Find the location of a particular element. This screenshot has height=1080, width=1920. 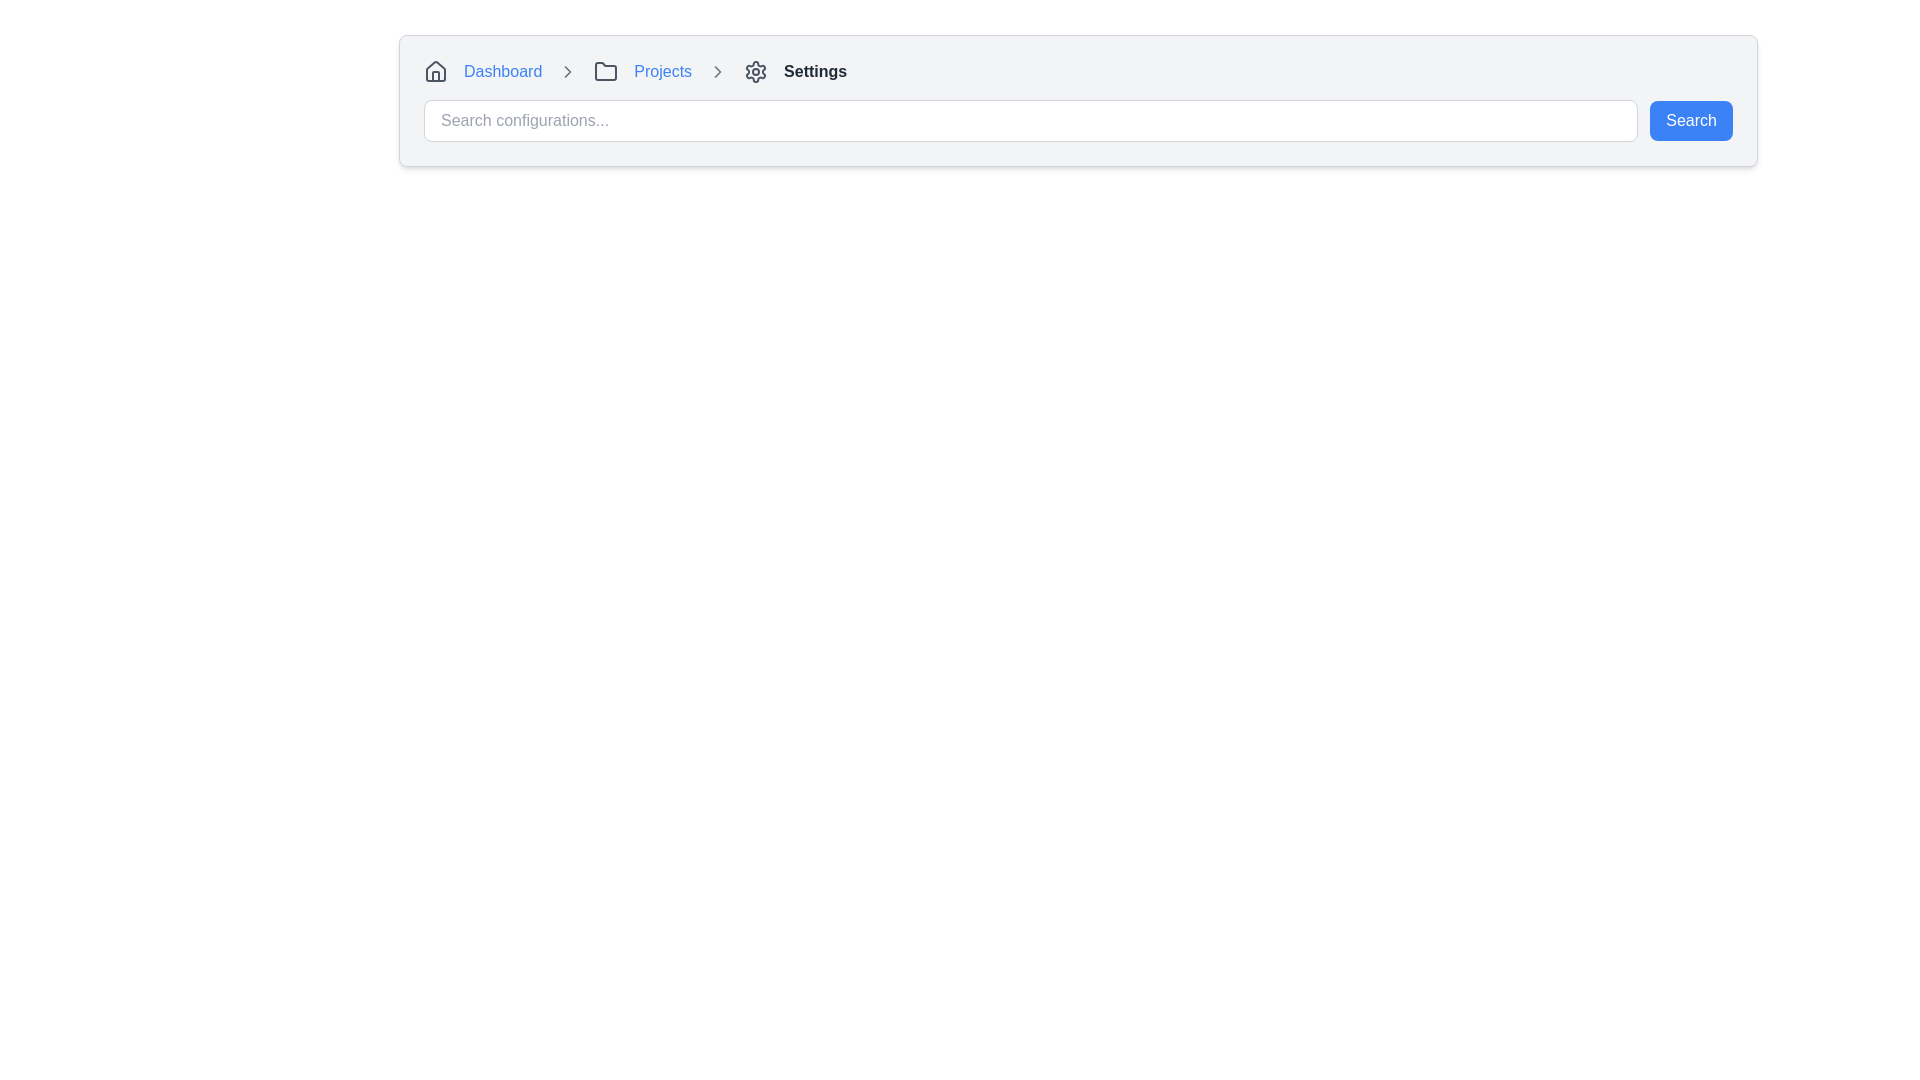

the settings icon is located at coordinates (755, 71).